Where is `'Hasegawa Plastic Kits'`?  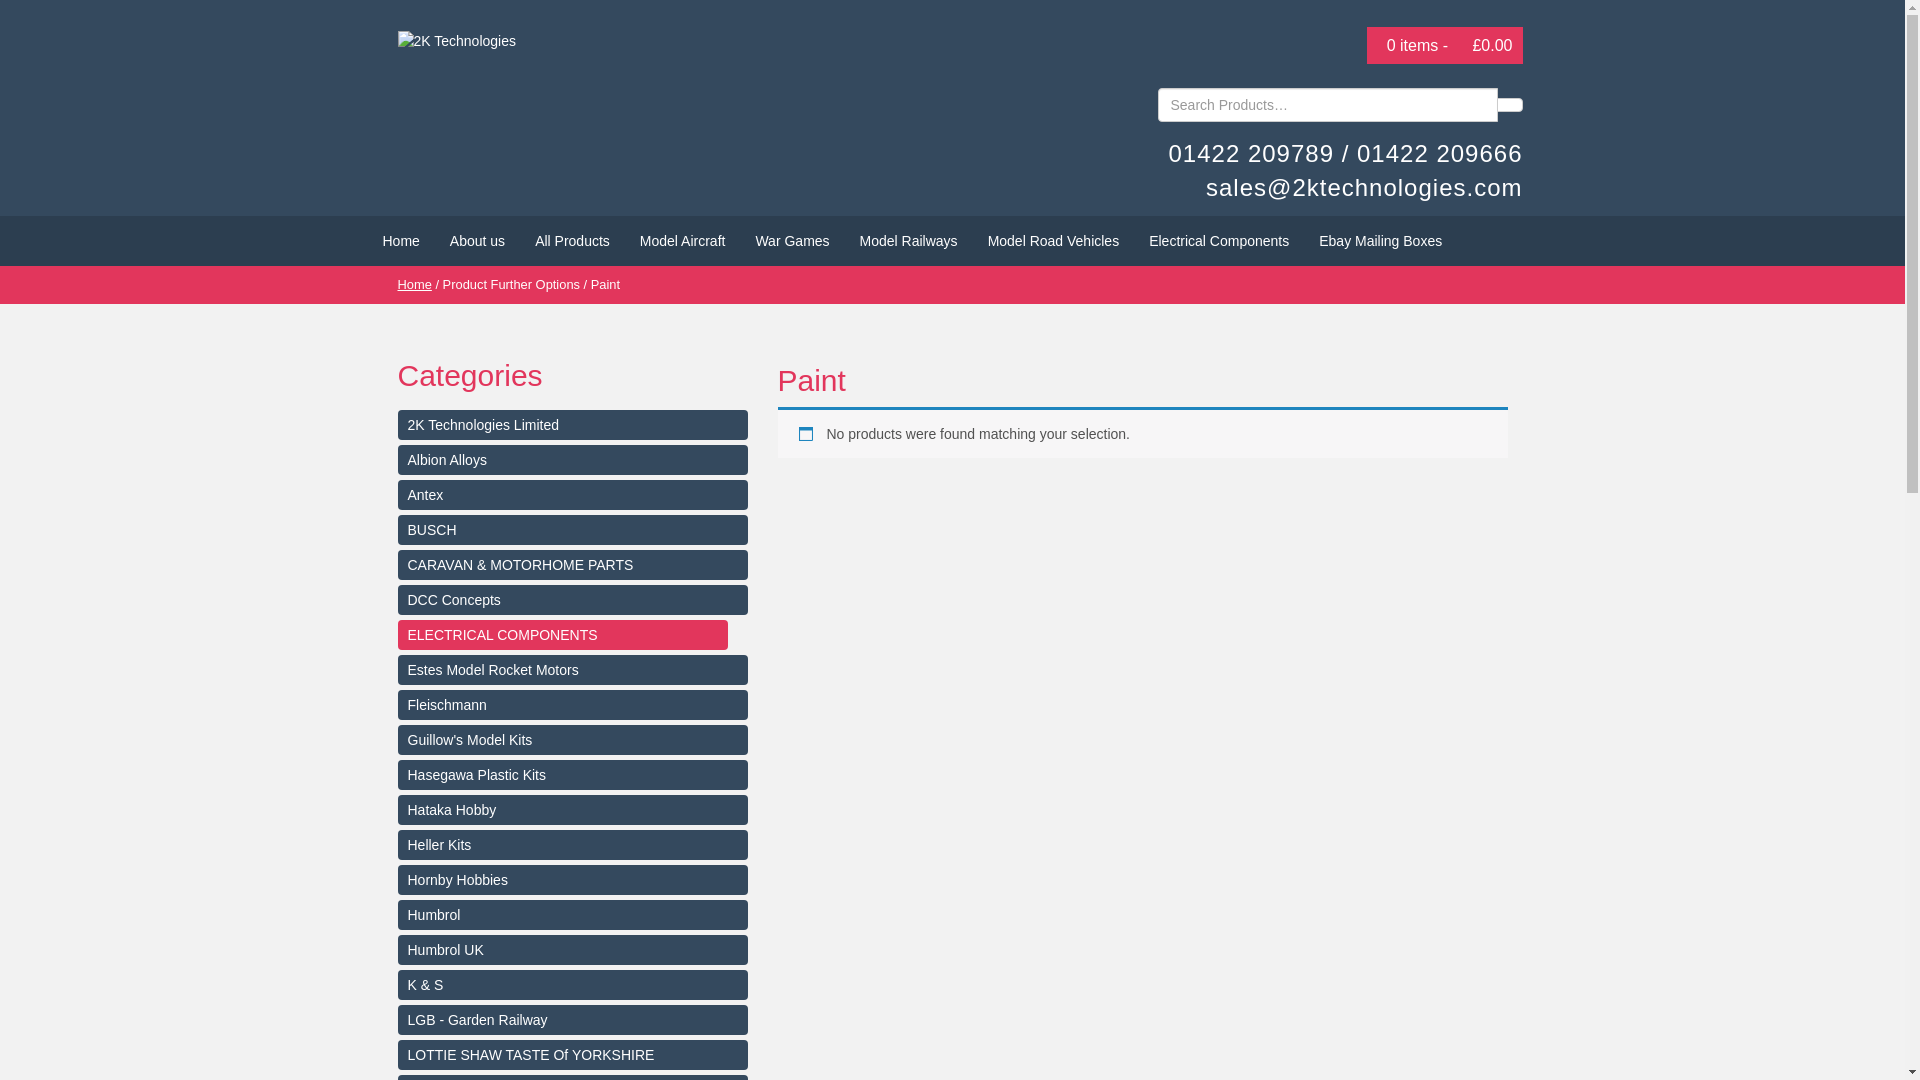 'Hasegawa Plastic Kits' is located at coordinates (571, 774).